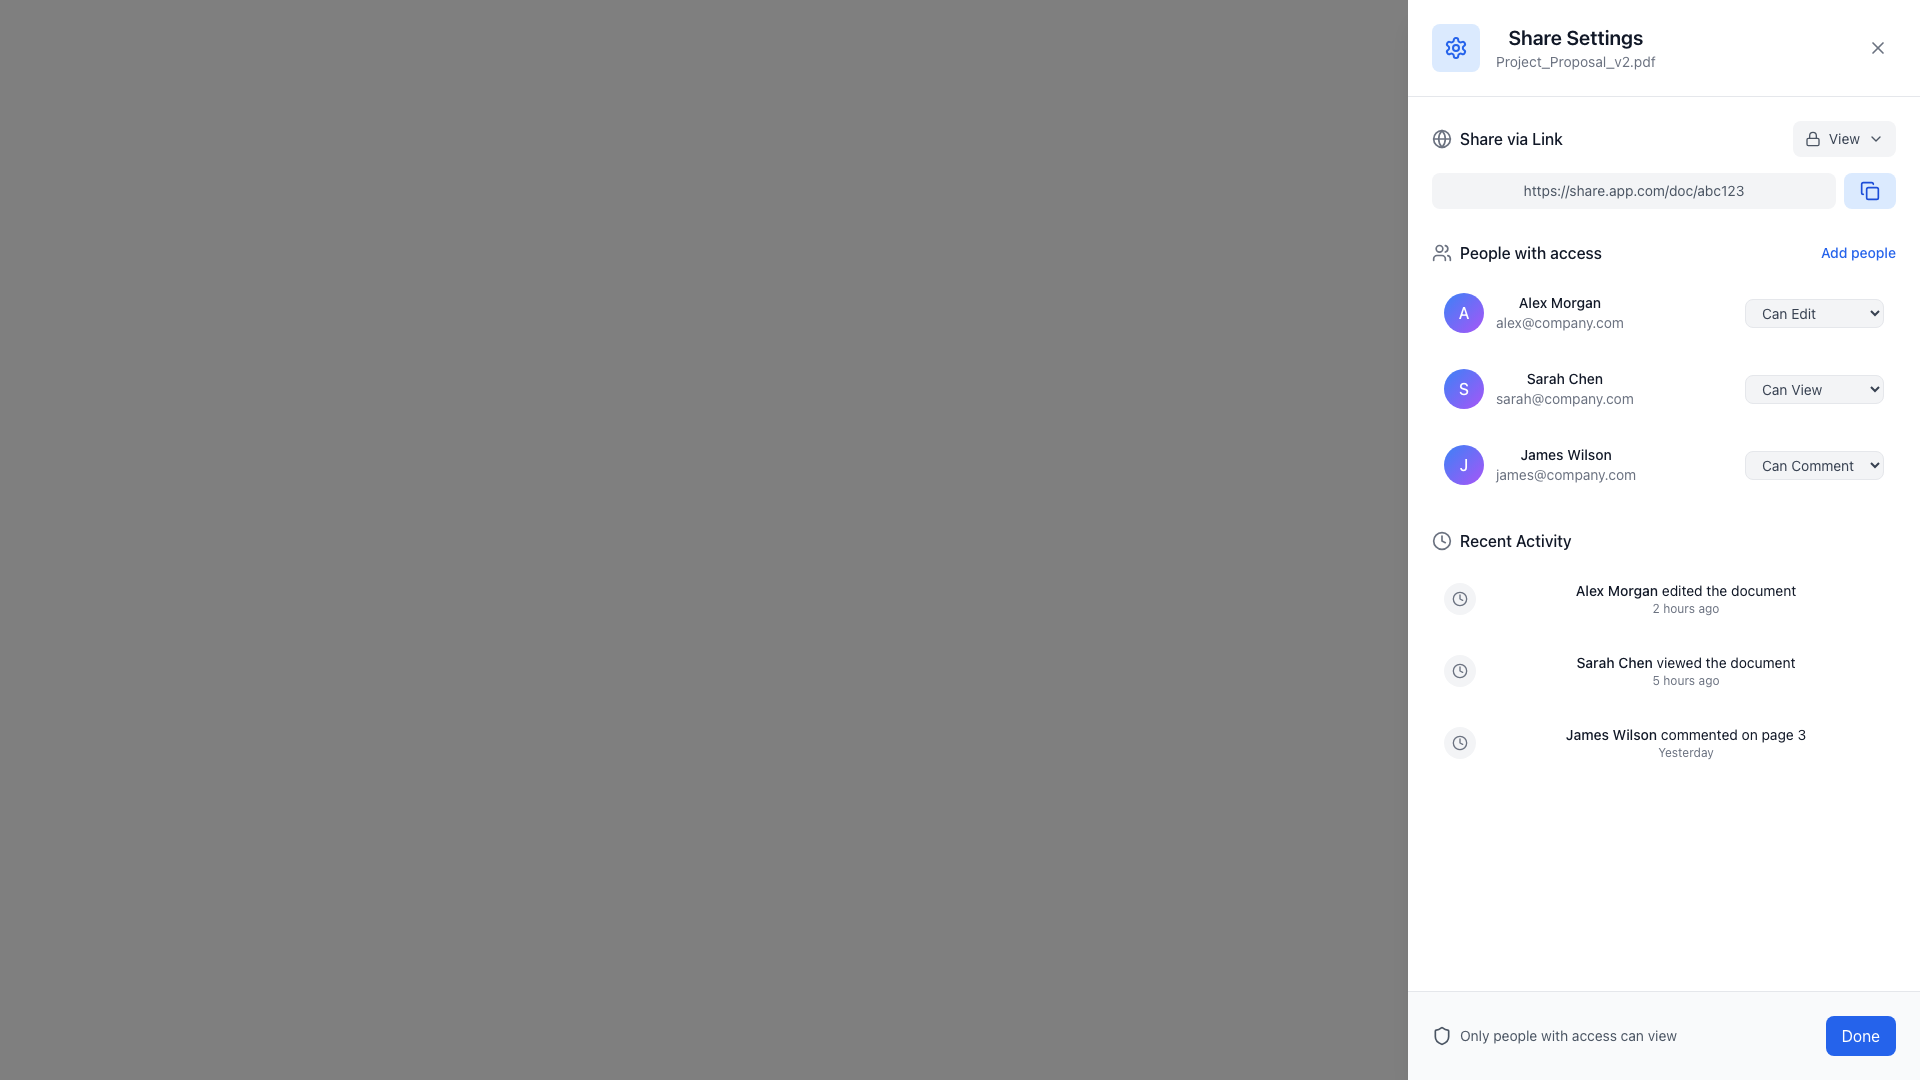 The width and height of the screenshot is (1920, 1080). What do you see at coordinates (1565, 474) in the screenshot?
I see `the text display element showing the email address for 'James Wilson' located under the 'People with access' section` at bounding box center [1565, 474].